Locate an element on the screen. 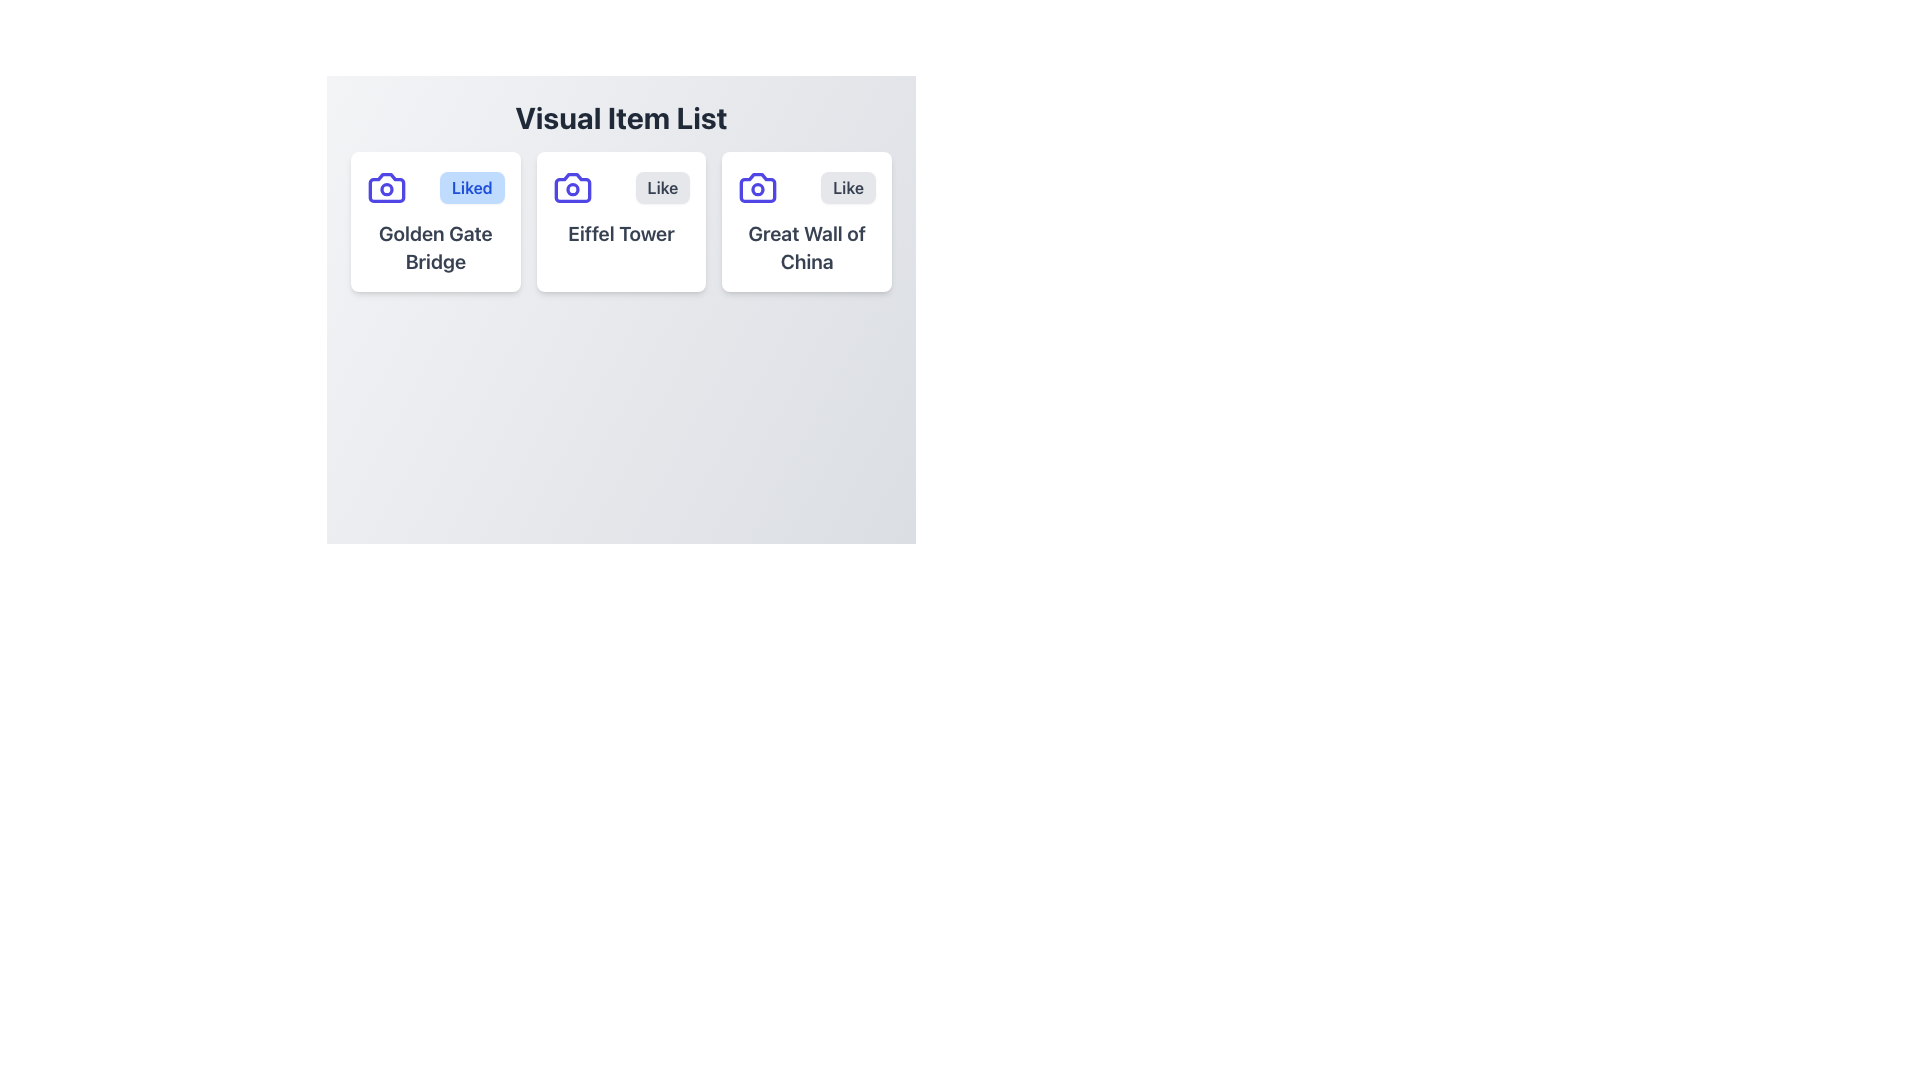  the like button for the 'Eiffel Tower' item, which is located in the second column of a horizontal triplet group under the camera icon is located at coordinates (662, 188).